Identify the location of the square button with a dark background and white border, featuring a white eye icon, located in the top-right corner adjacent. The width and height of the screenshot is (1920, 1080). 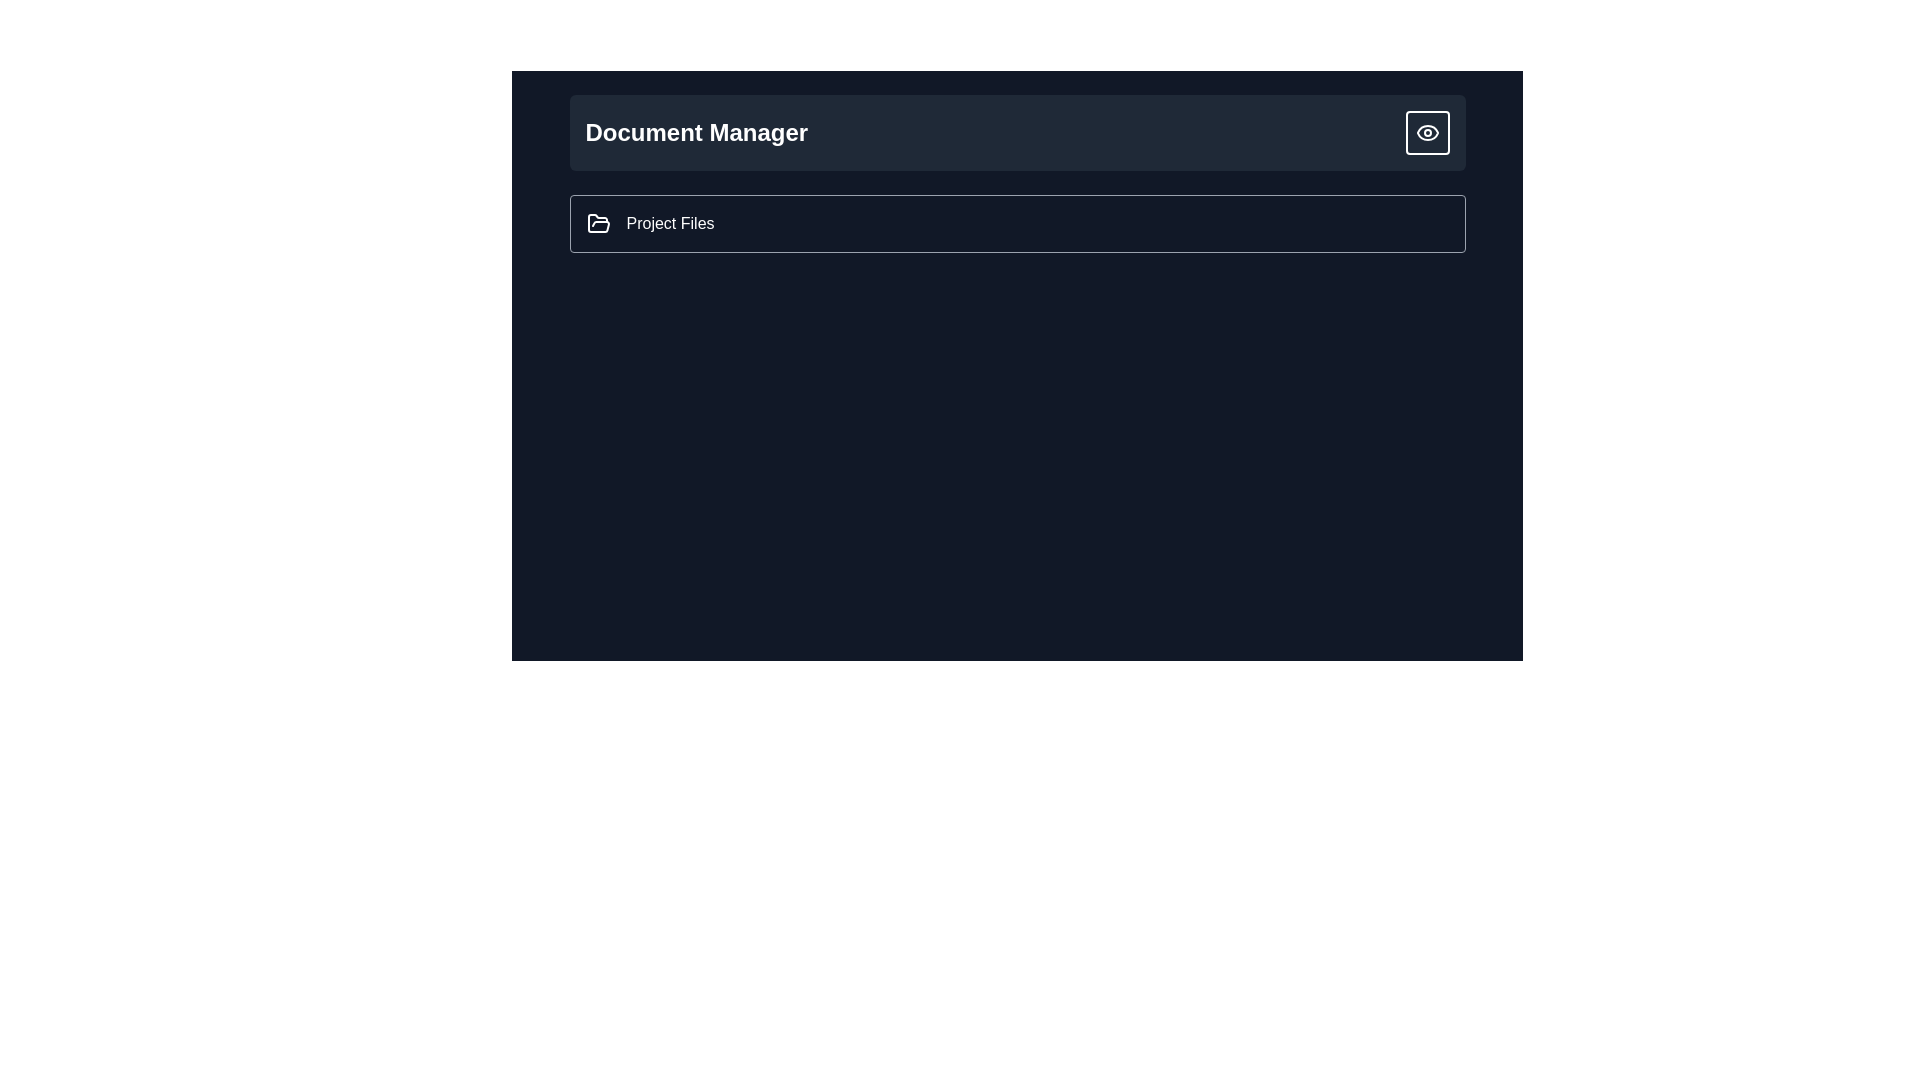
(1426, 132).